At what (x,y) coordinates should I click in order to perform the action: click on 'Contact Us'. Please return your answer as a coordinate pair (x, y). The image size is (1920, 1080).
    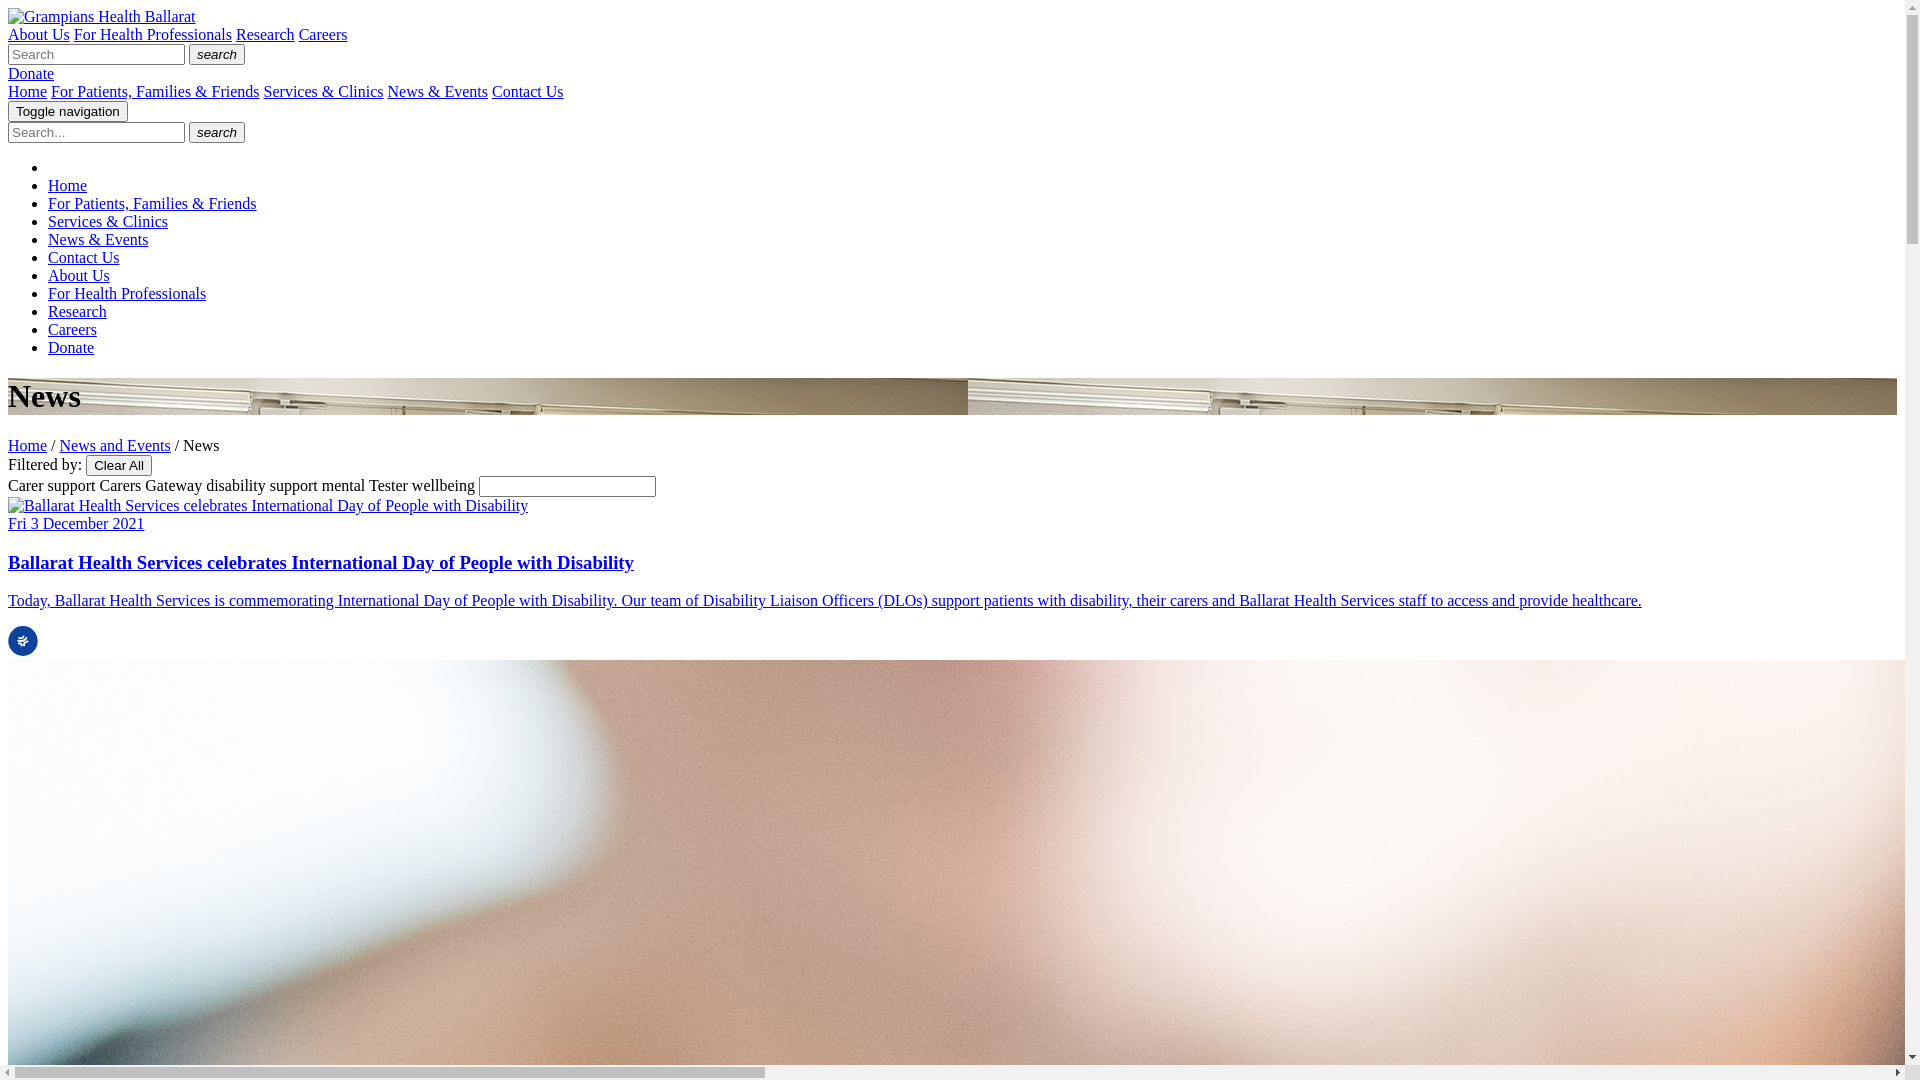
    Looking at the image, I should click on (528, 91).